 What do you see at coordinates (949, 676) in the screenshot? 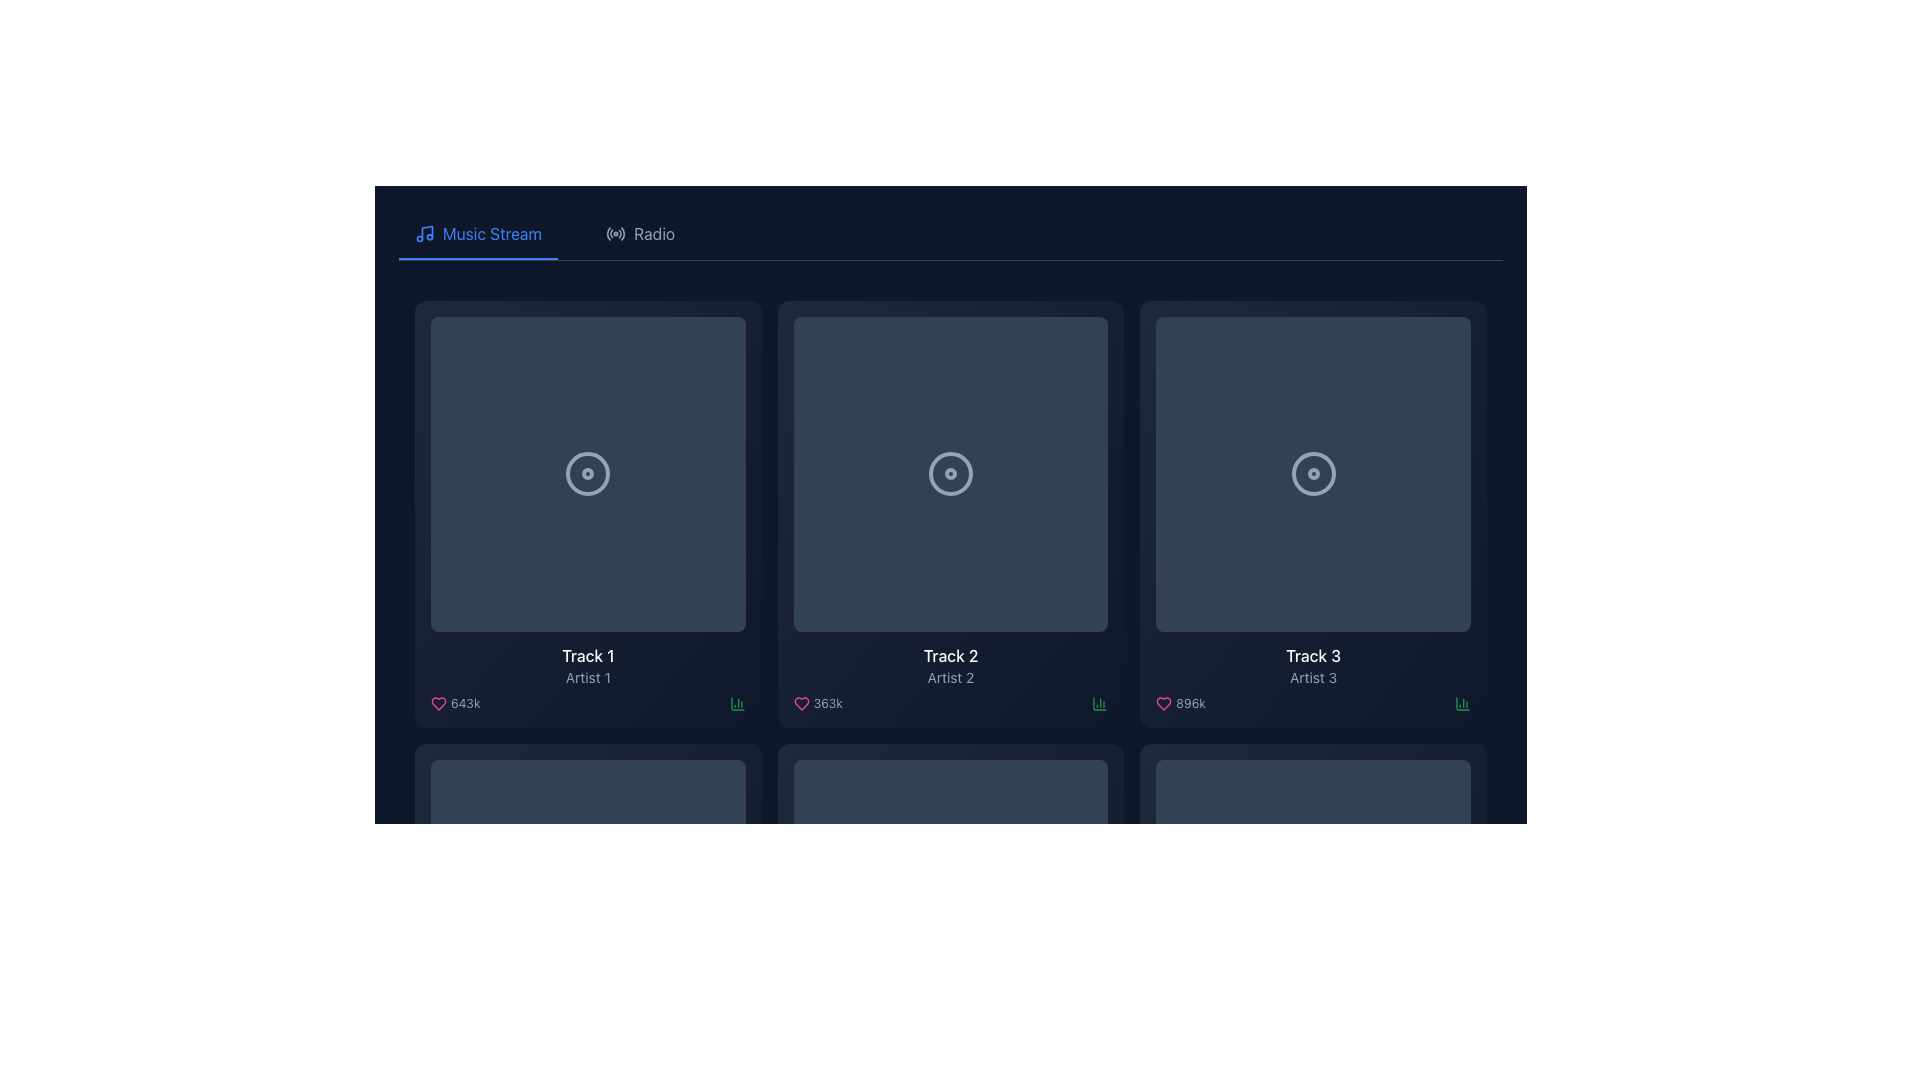
I see `the static text label reading 'Artist 2', which is styled in a smaller grey font on a dark blue background, located below the track title 'Track 2' in the music track card layout` at bounding box center [949, 676].